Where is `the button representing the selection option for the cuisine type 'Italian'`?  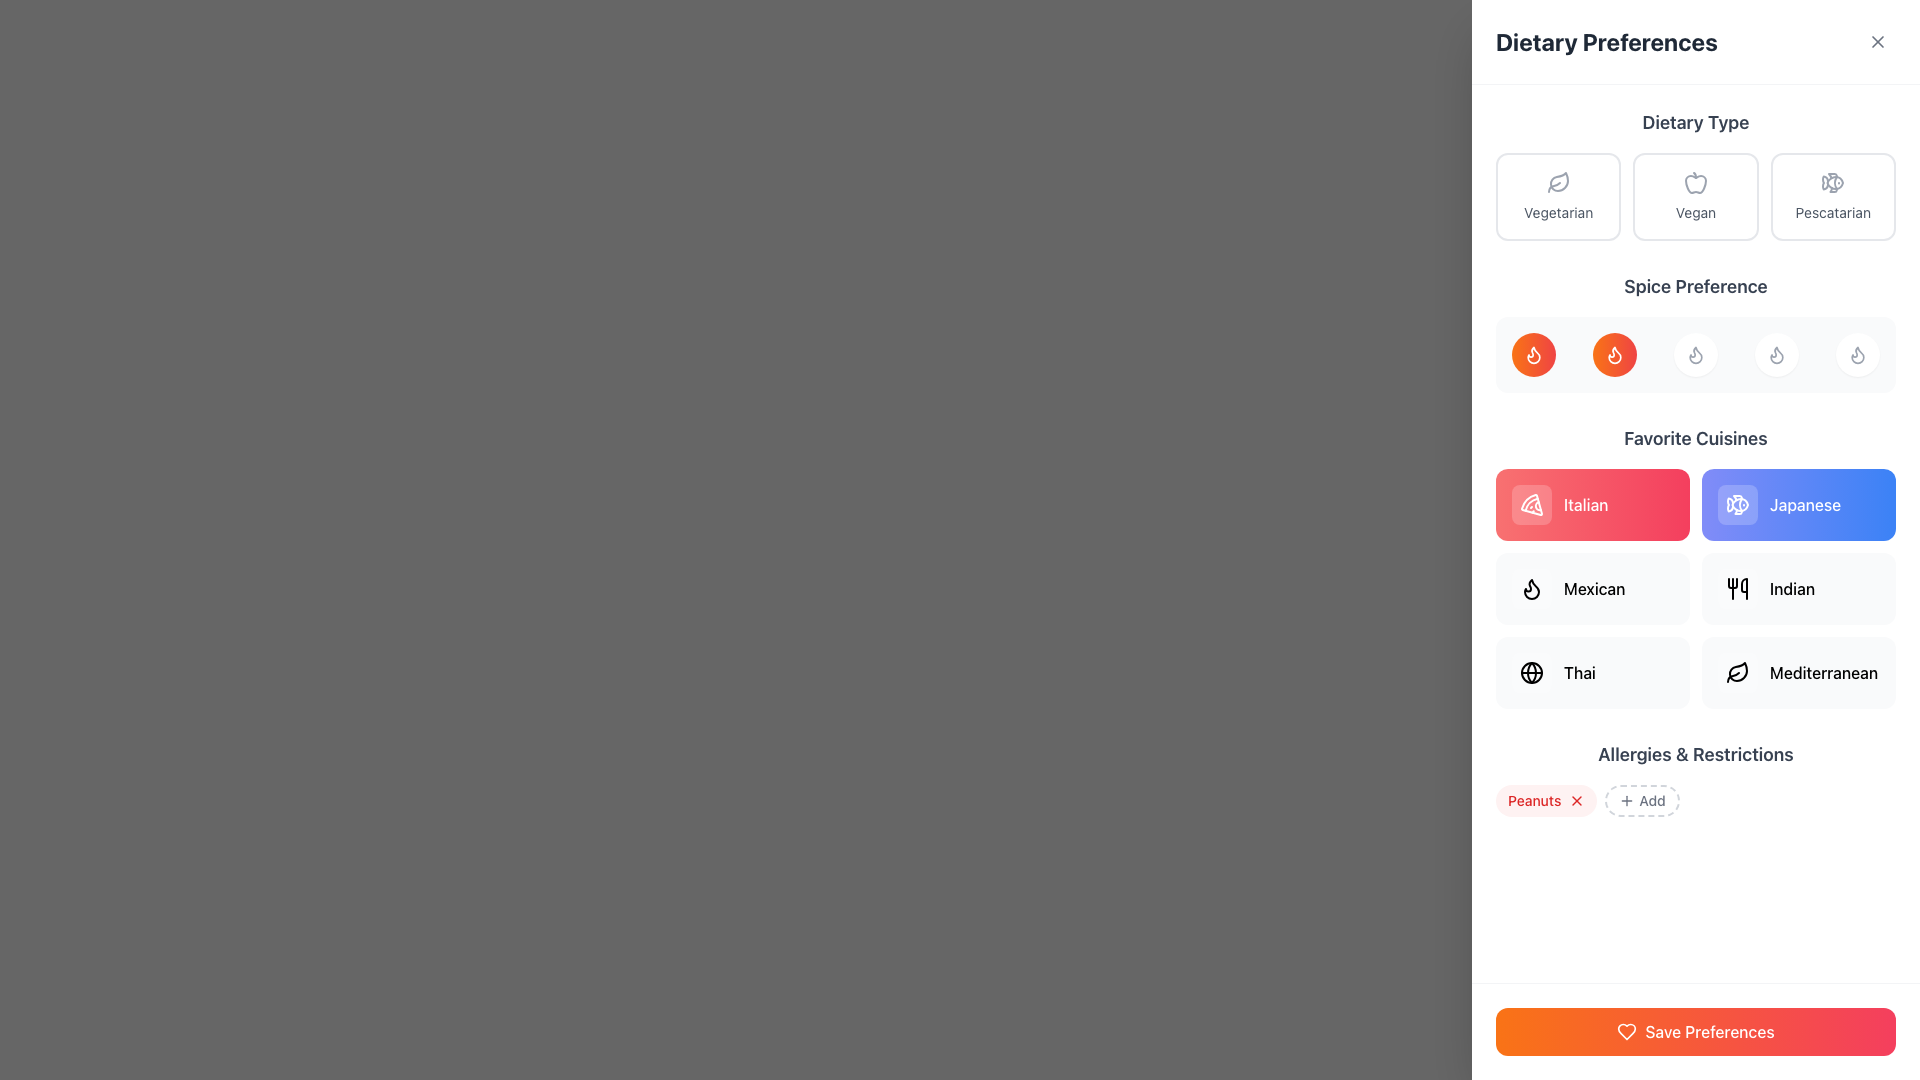 the button representing the selection option for the cuisine type 'Italian' is located at coordinates (1592, 504).